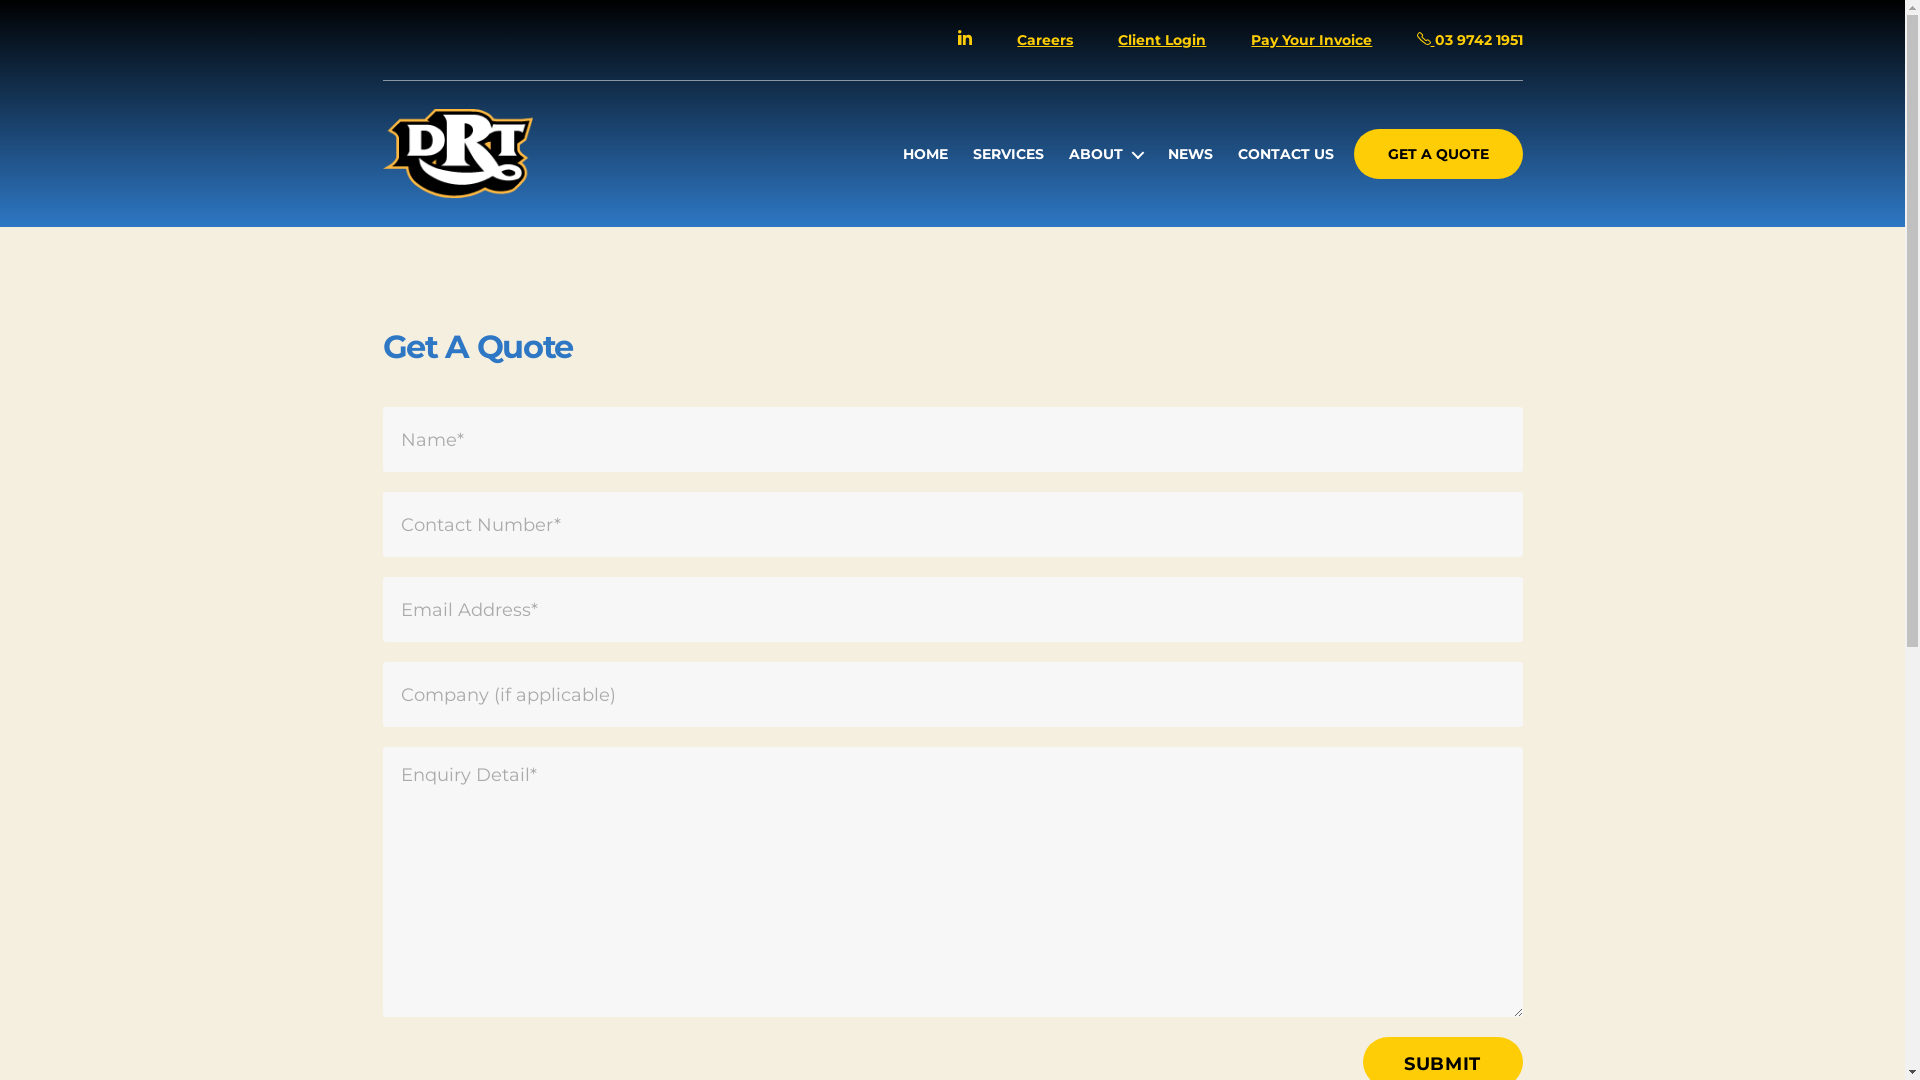  I want to click on 'CONTACT US', so click(1286, 153).